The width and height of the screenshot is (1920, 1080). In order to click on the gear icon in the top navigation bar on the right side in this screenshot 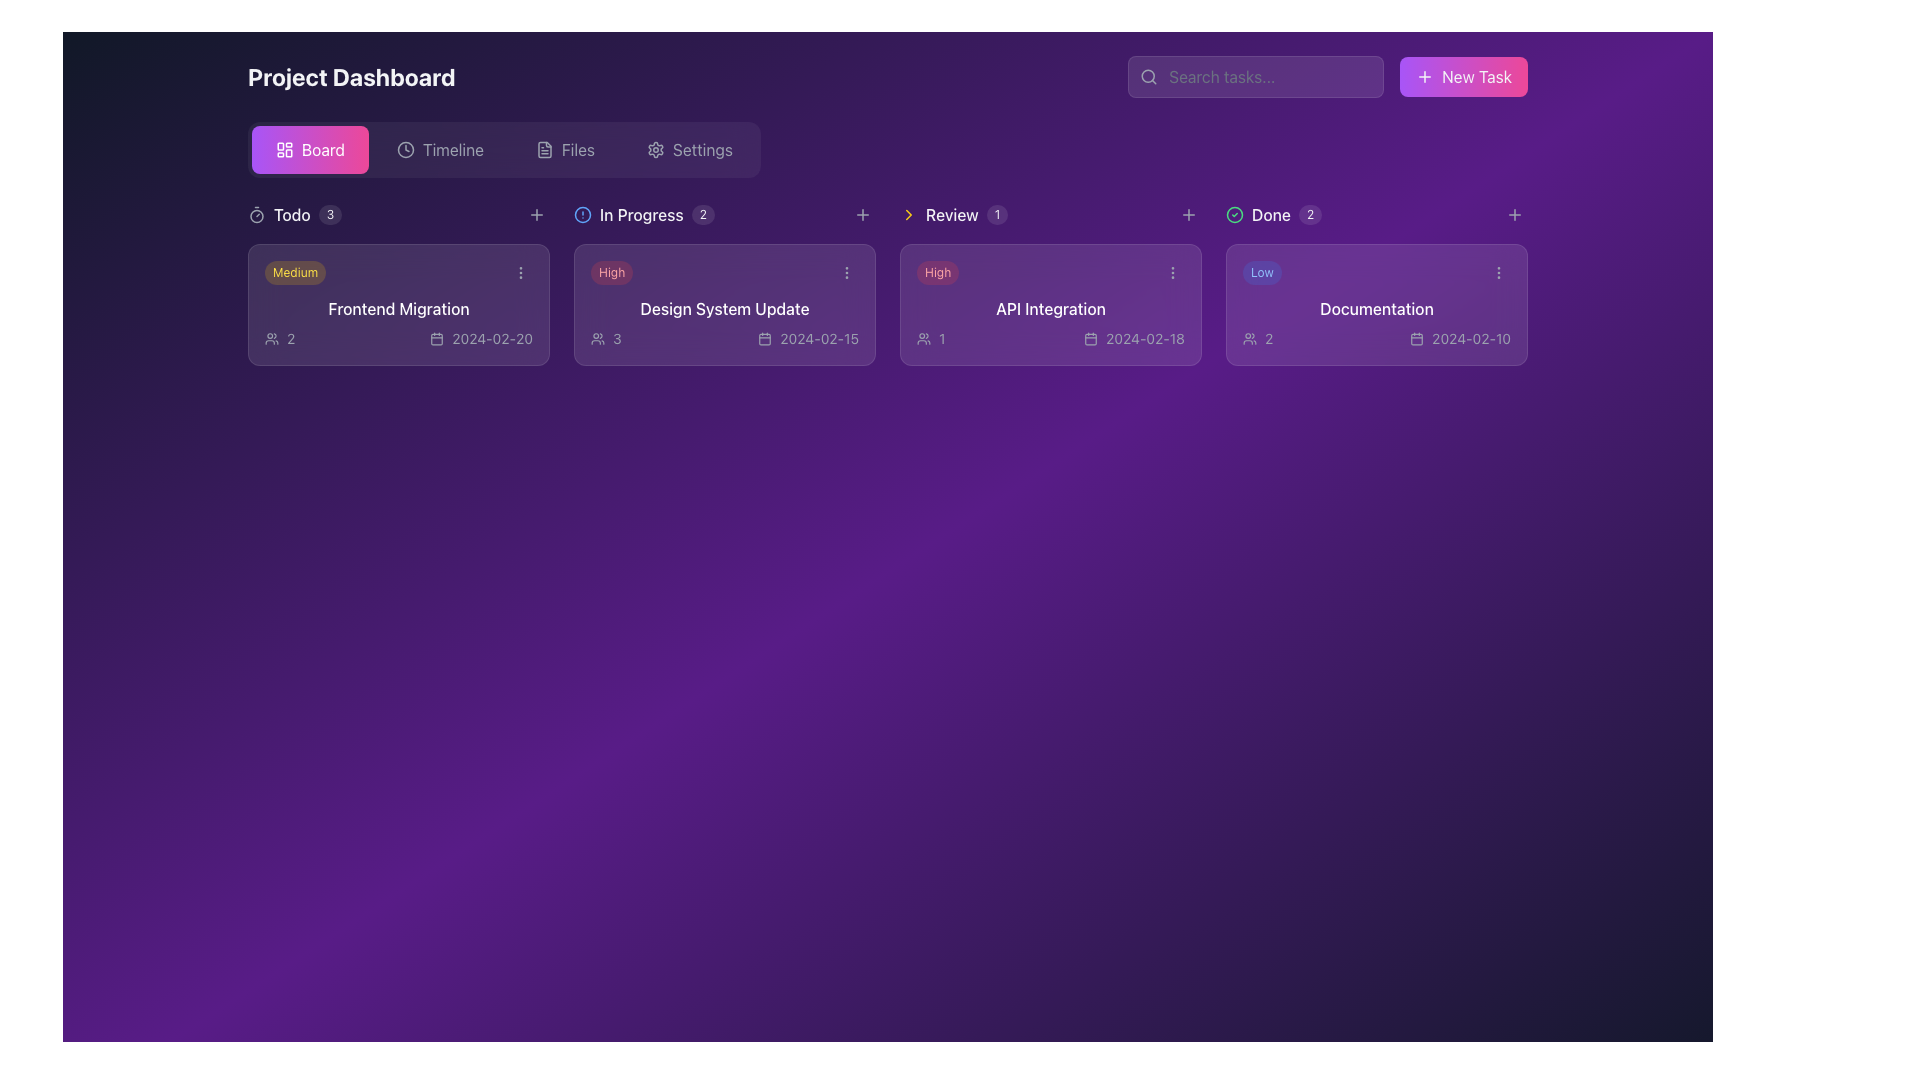, I will do `click(656, 149)`.